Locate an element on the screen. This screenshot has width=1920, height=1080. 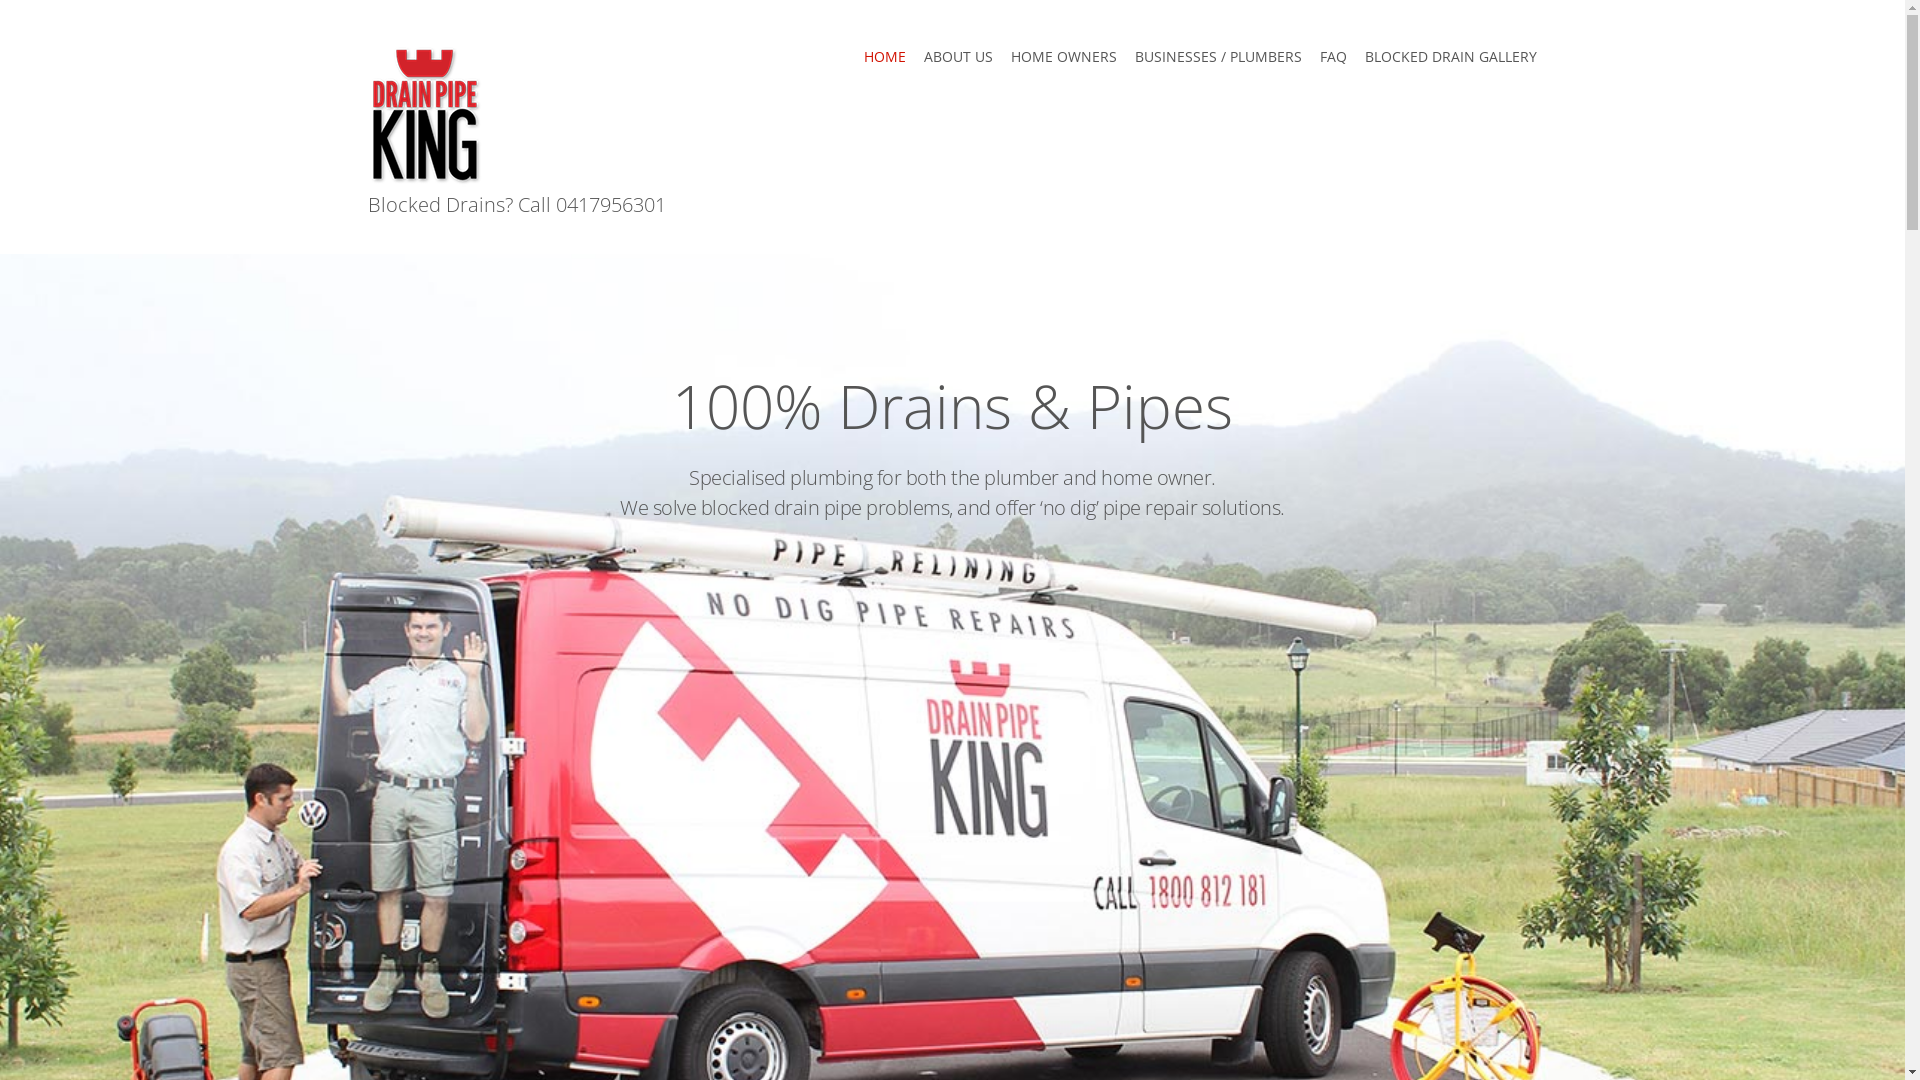
'BLOCKED DRAIN GALLERY' is located at coordinates (1450, 56).